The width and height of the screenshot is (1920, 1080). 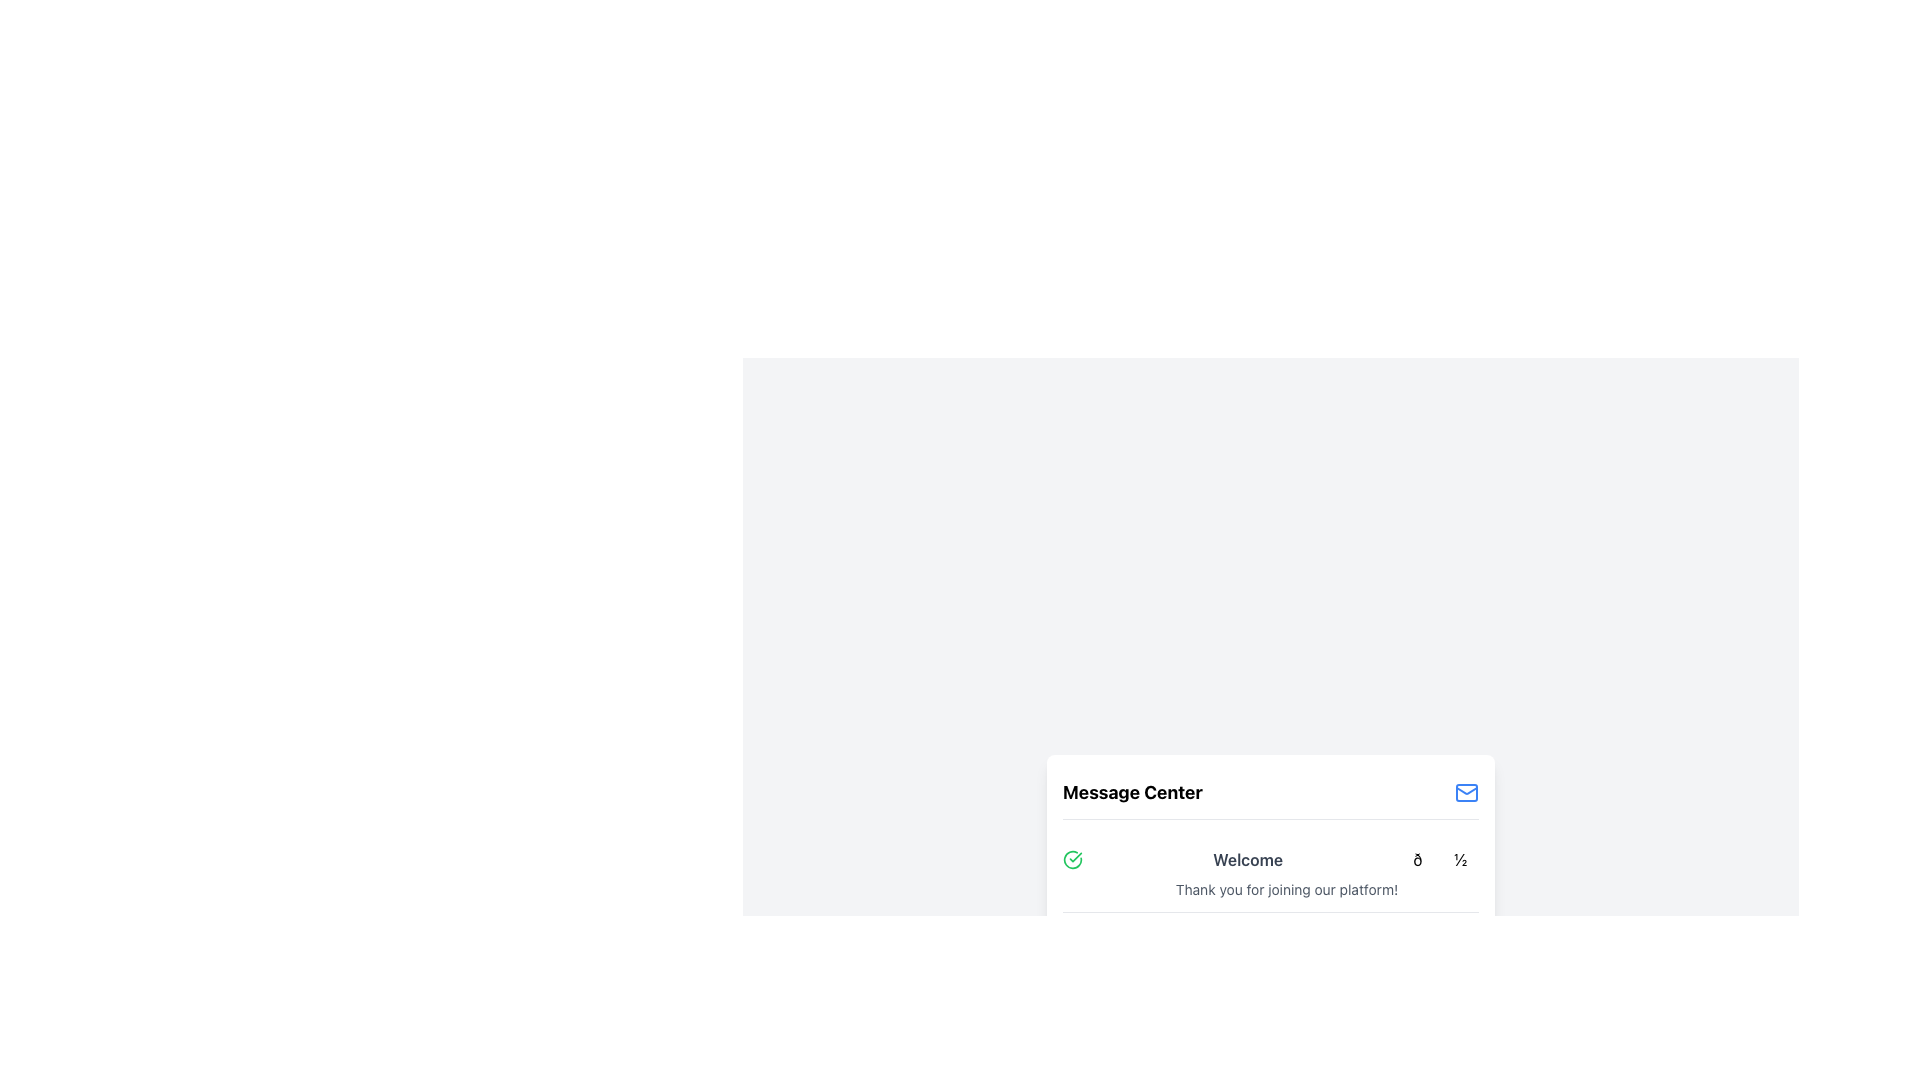 What do you see at coordinates (1286, 889) in the screenshot?
I see `the static text element that conveys a welcoming message, thanking the user for joining the platform, located below the 'Welcome' text in the 'Message Center'` at bounding box center [1286, 889].